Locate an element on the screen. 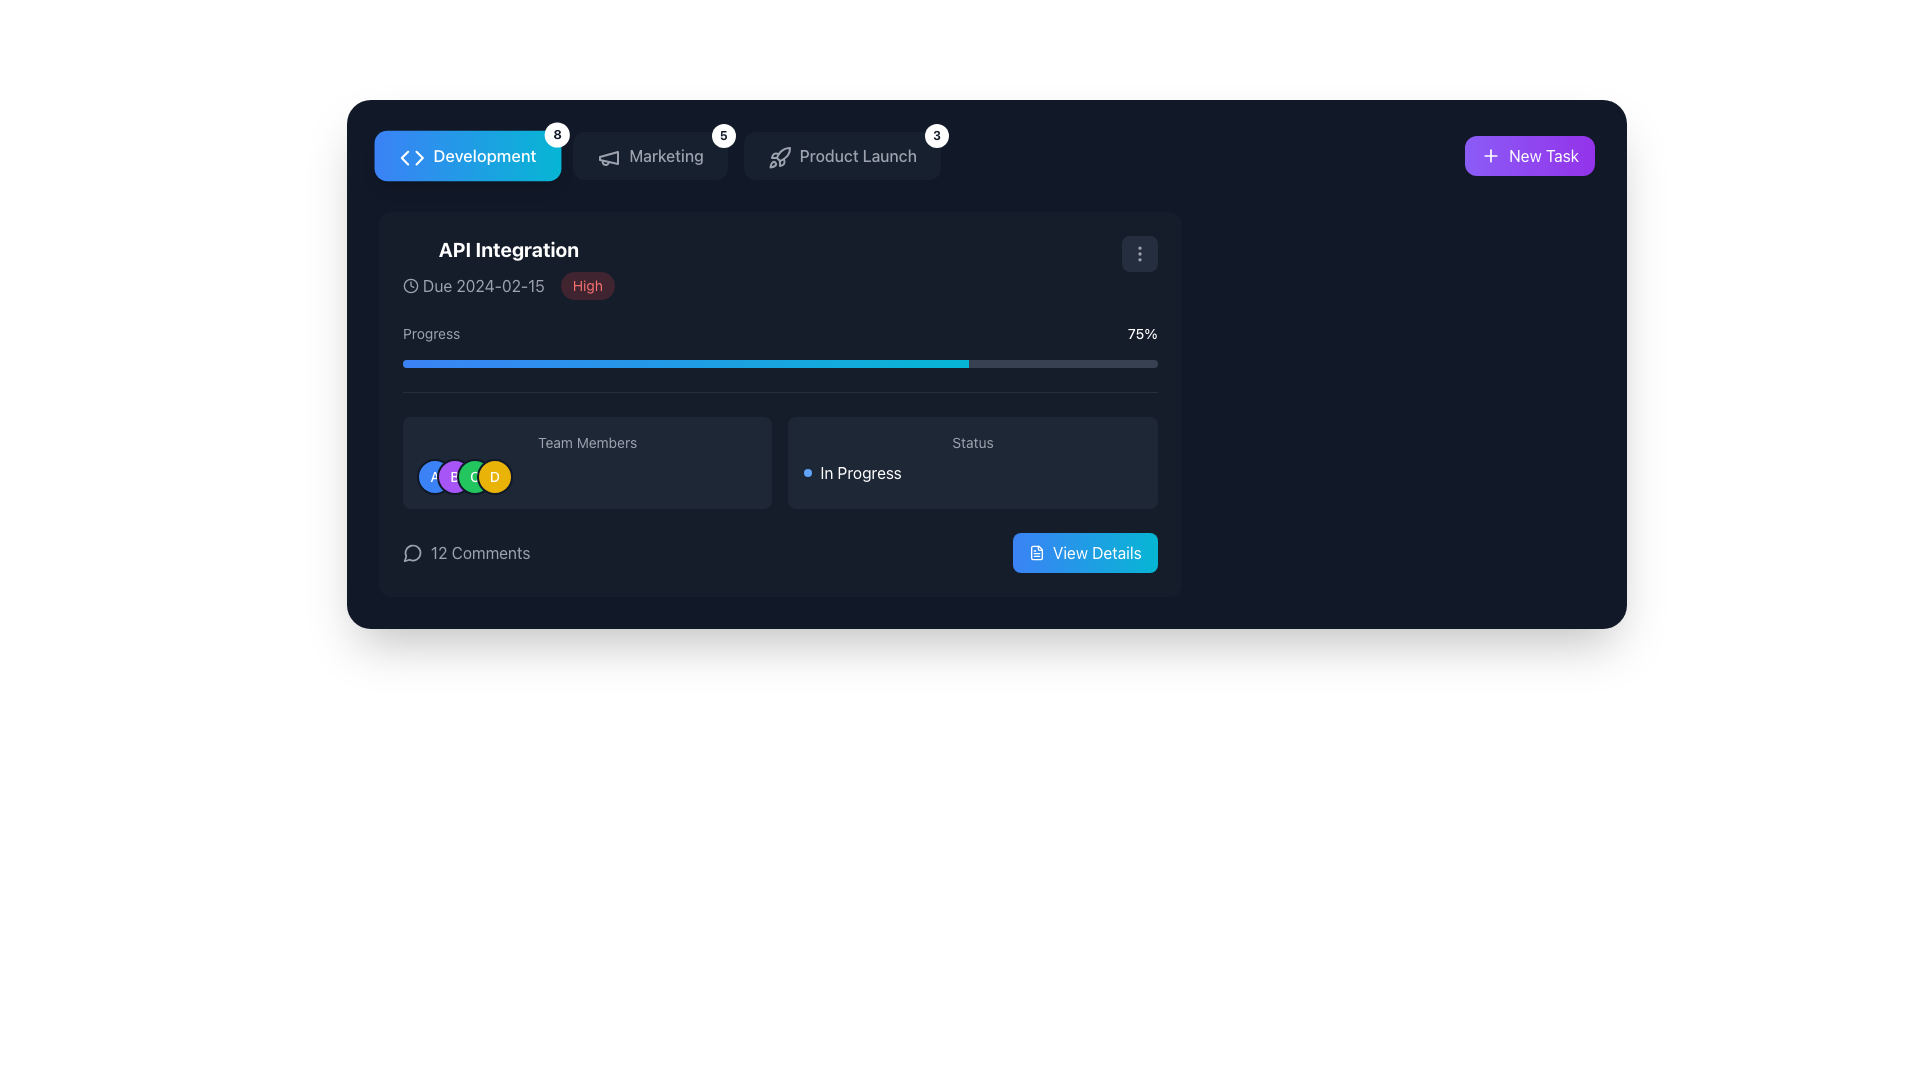 The width and height of the screenshot is (1920, 1080). the text label displaying the due date 'Due 2024-02-15' to associate it with the task timeline is located at coordinates (483, 285).